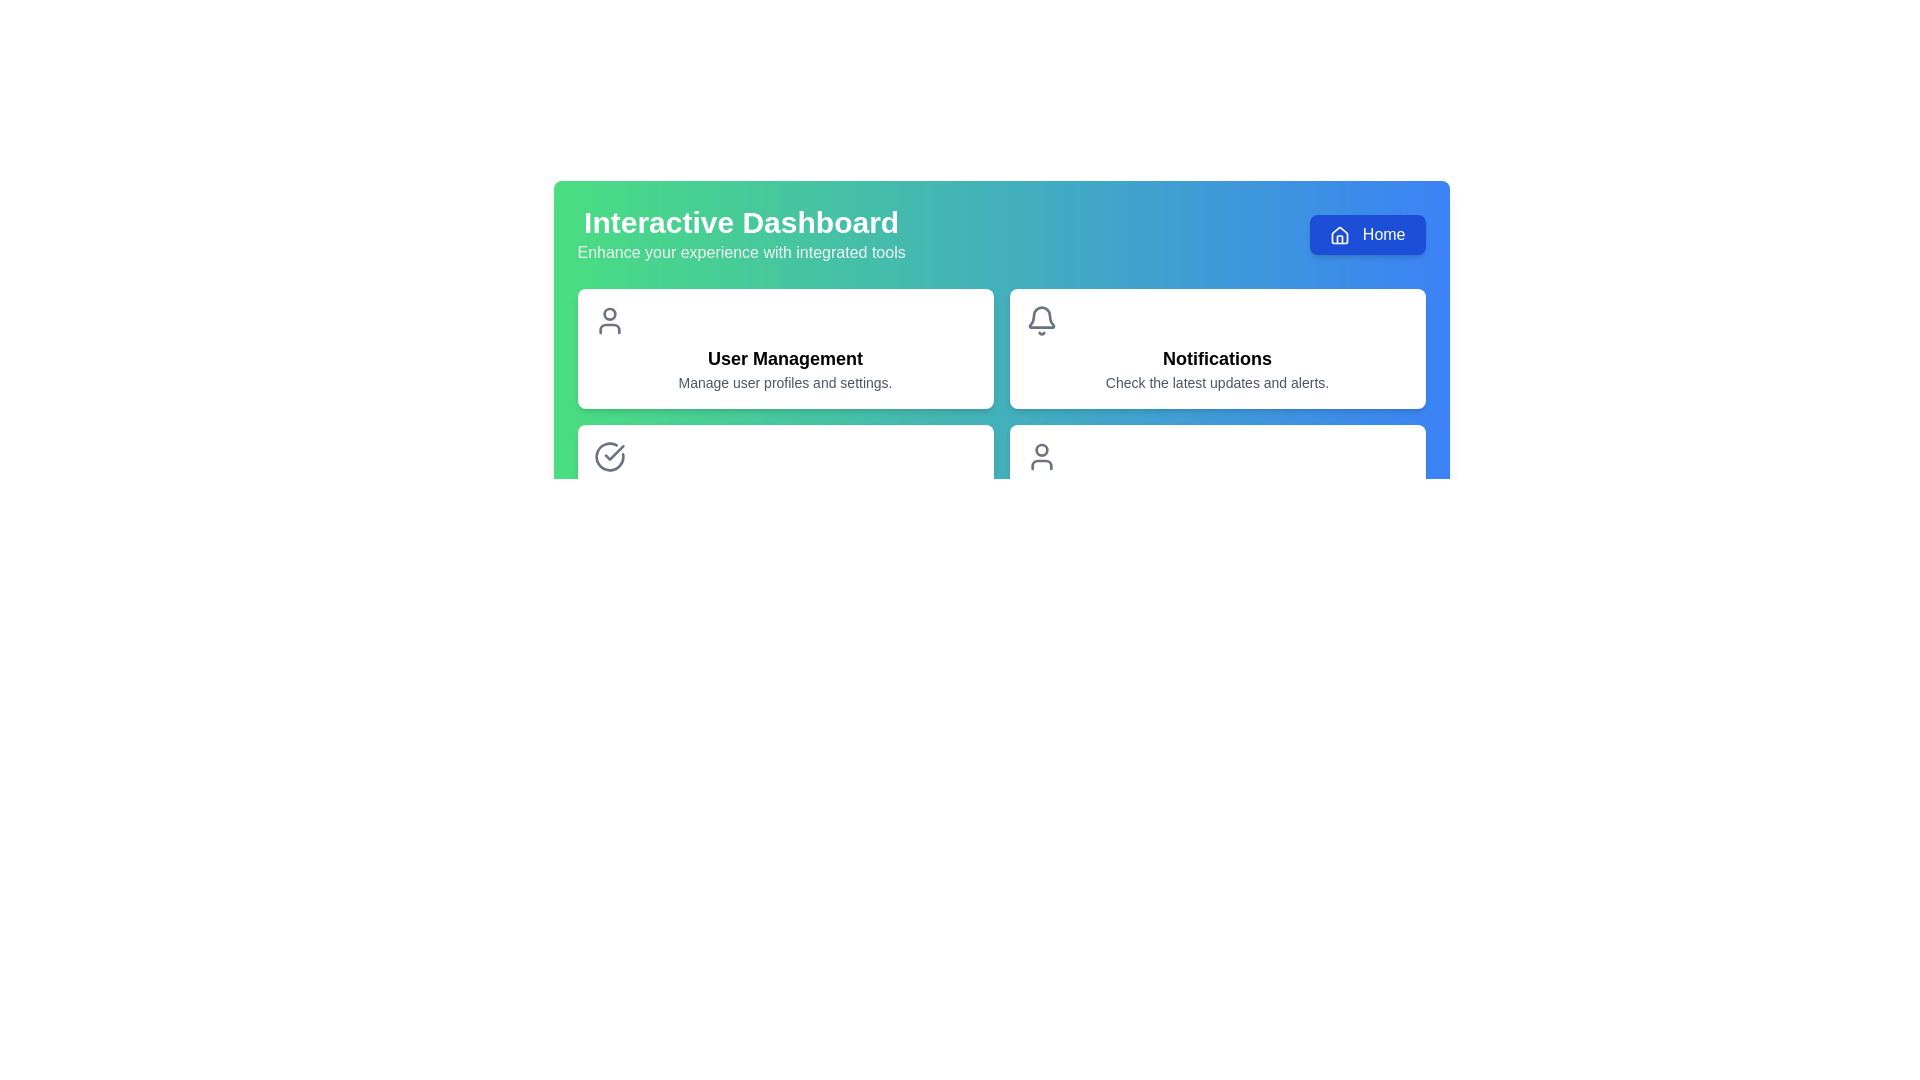  What do you see at coordinates (608, 319) in the screenshot?
I see `the user icon located in the top-left corner of the 'User Management' card, which symbolizes user-related functionality for managing profiles and settings` at bounding box center [608, 319].